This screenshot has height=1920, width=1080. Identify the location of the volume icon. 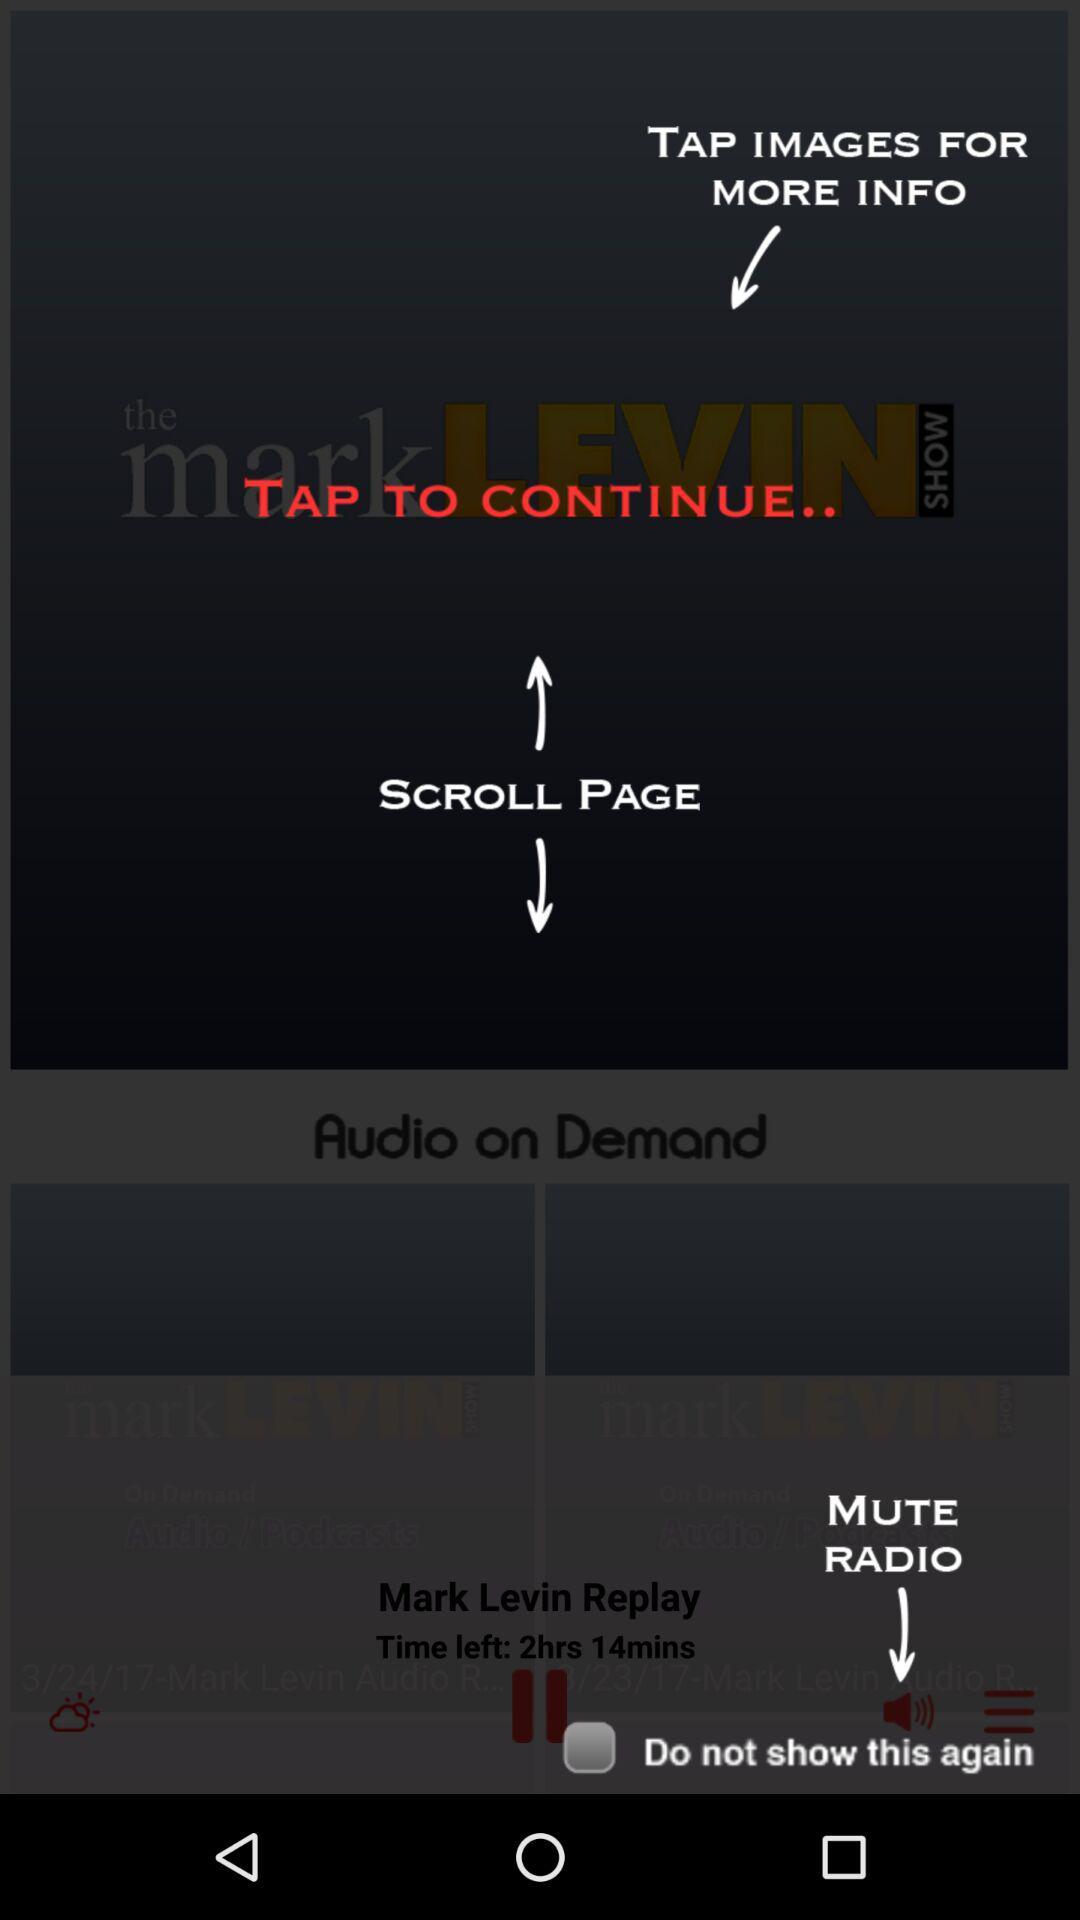
(908, 1832).